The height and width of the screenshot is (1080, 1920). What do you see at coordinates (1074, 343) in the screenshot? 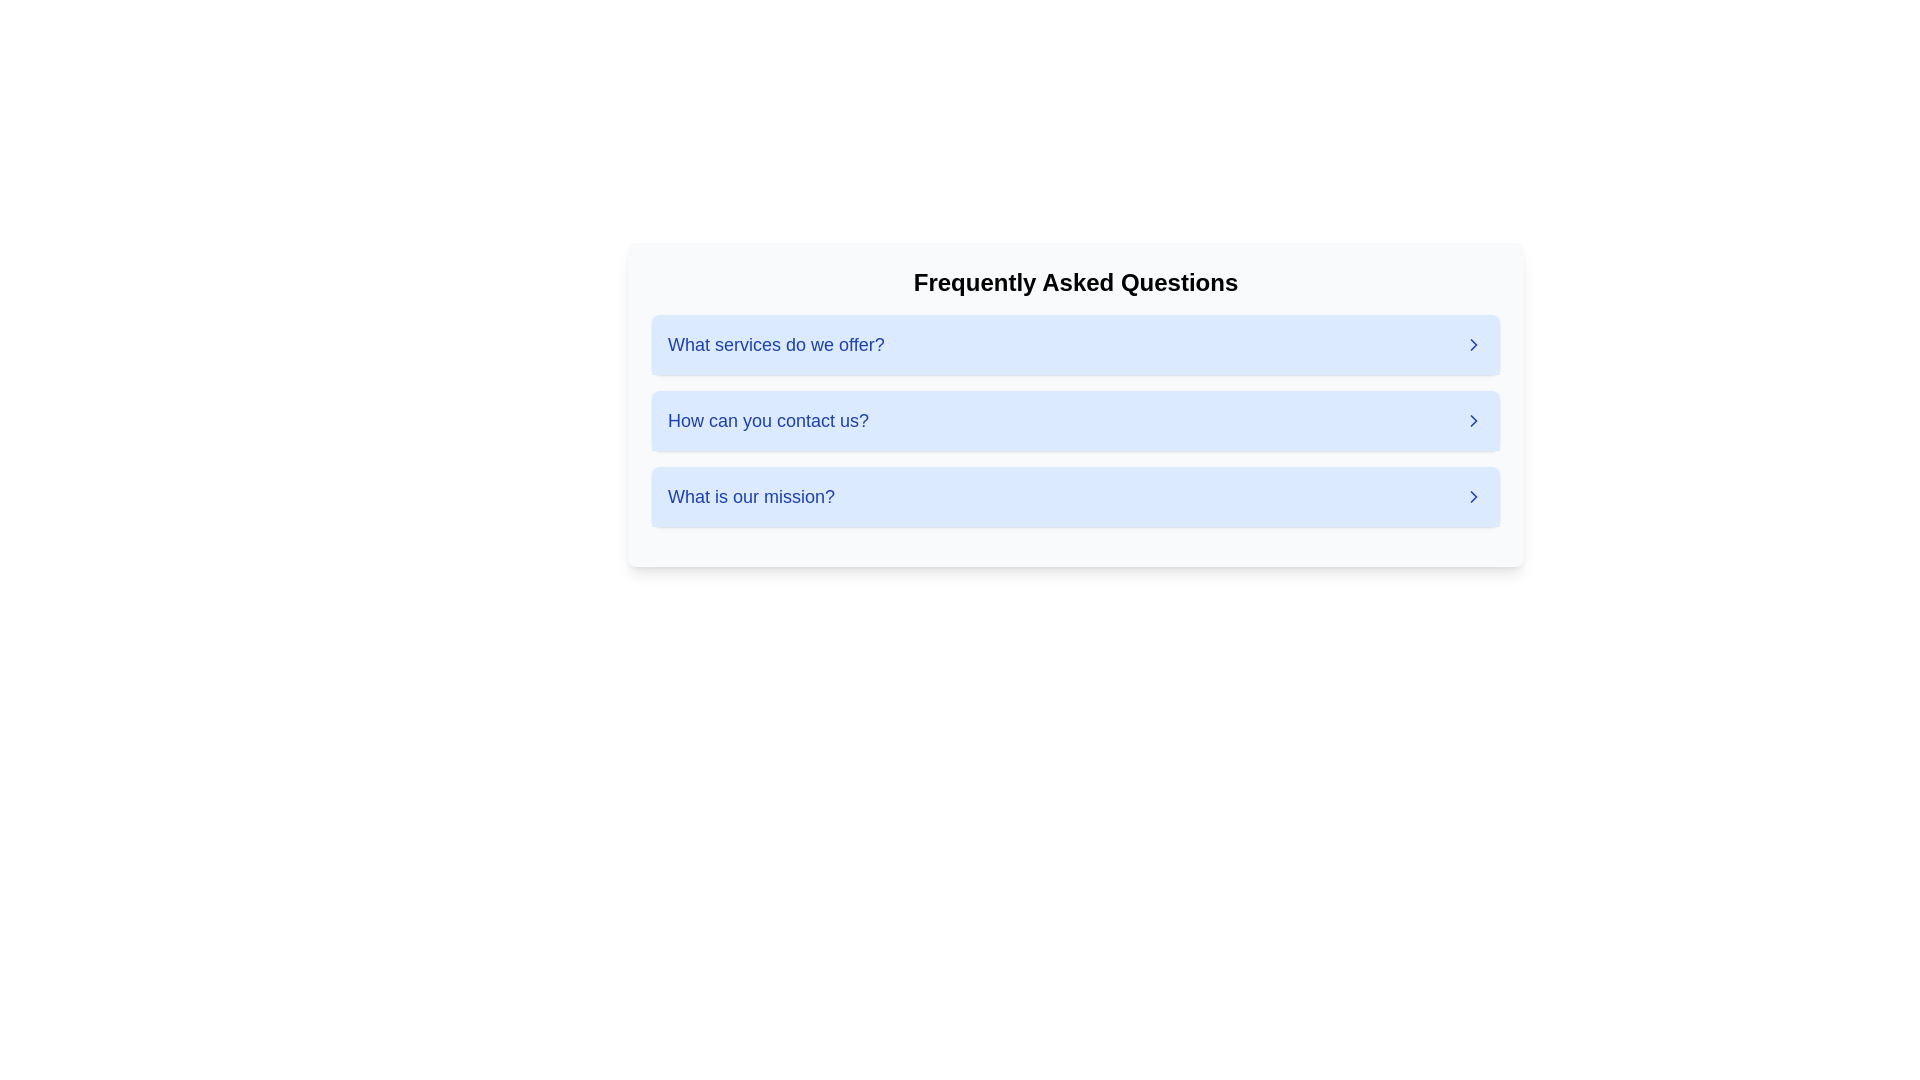
I see `the Expandable List Item labeled 'What services do we offer?'` at bounding box center [1074, 343].